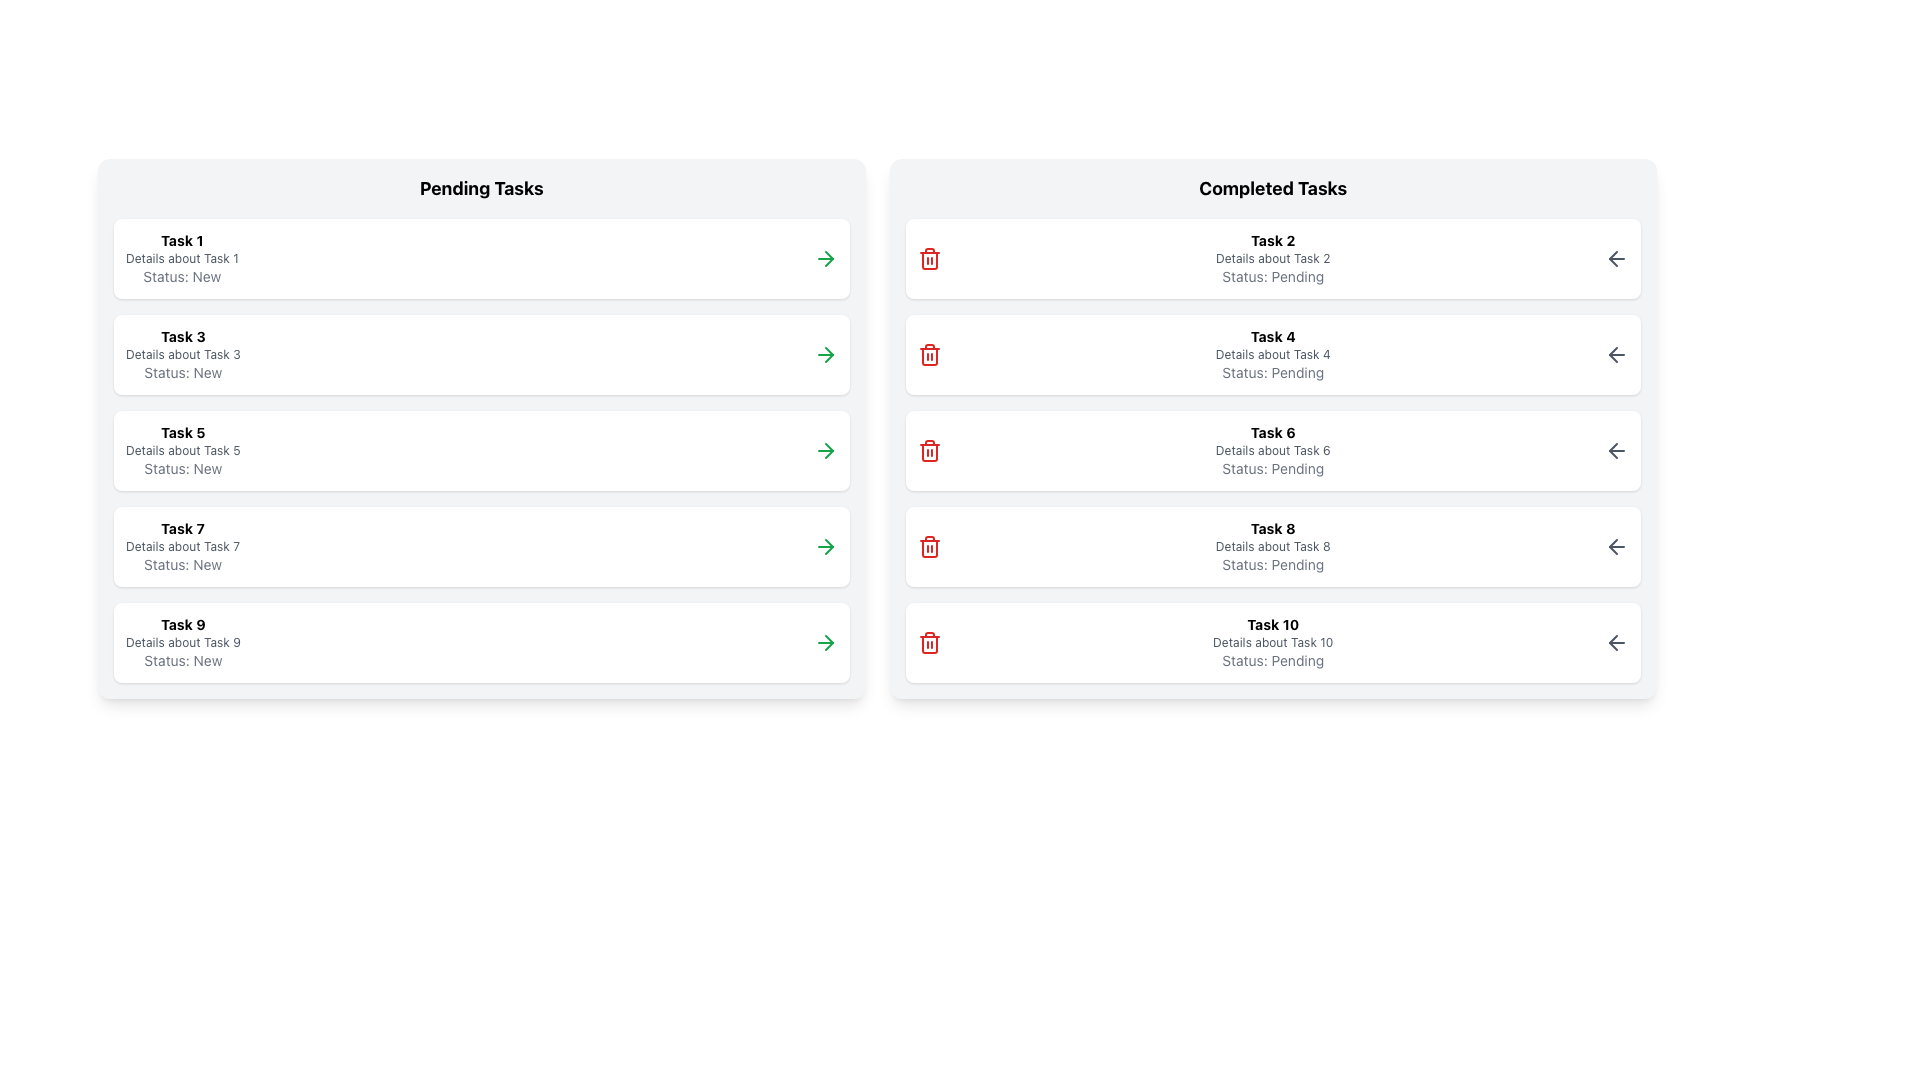 Image resolution: width=1920 pixels, height=1080 pixels. What do you see at coordinates (182, 276) in the screenshot?
I see `the status text label indicating 'New' located under the 'Details about Task 1' in the 'Pending Tasks' section` at bounding box center [182, 276].